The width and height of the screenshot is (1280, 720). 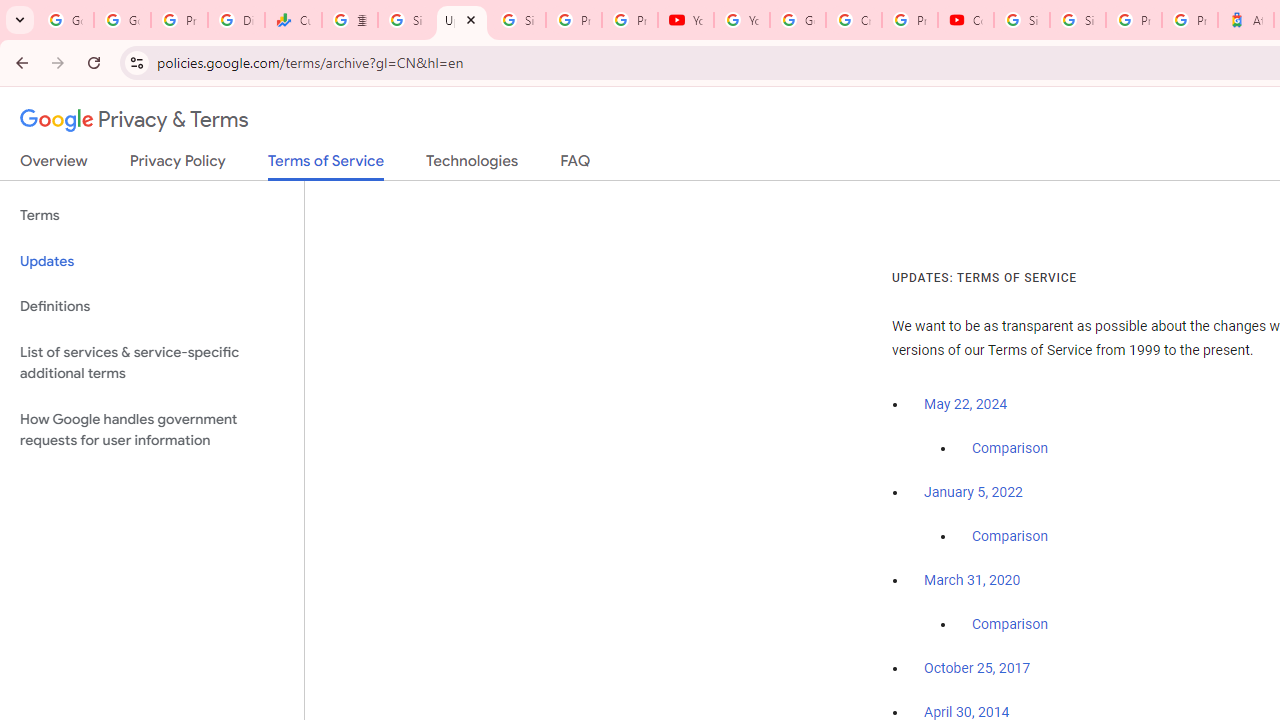 What do you see at coordinates (292, 20) in the screenshot?
I see `'Currencies - Google Finance'` at bounding box center [292, 20].